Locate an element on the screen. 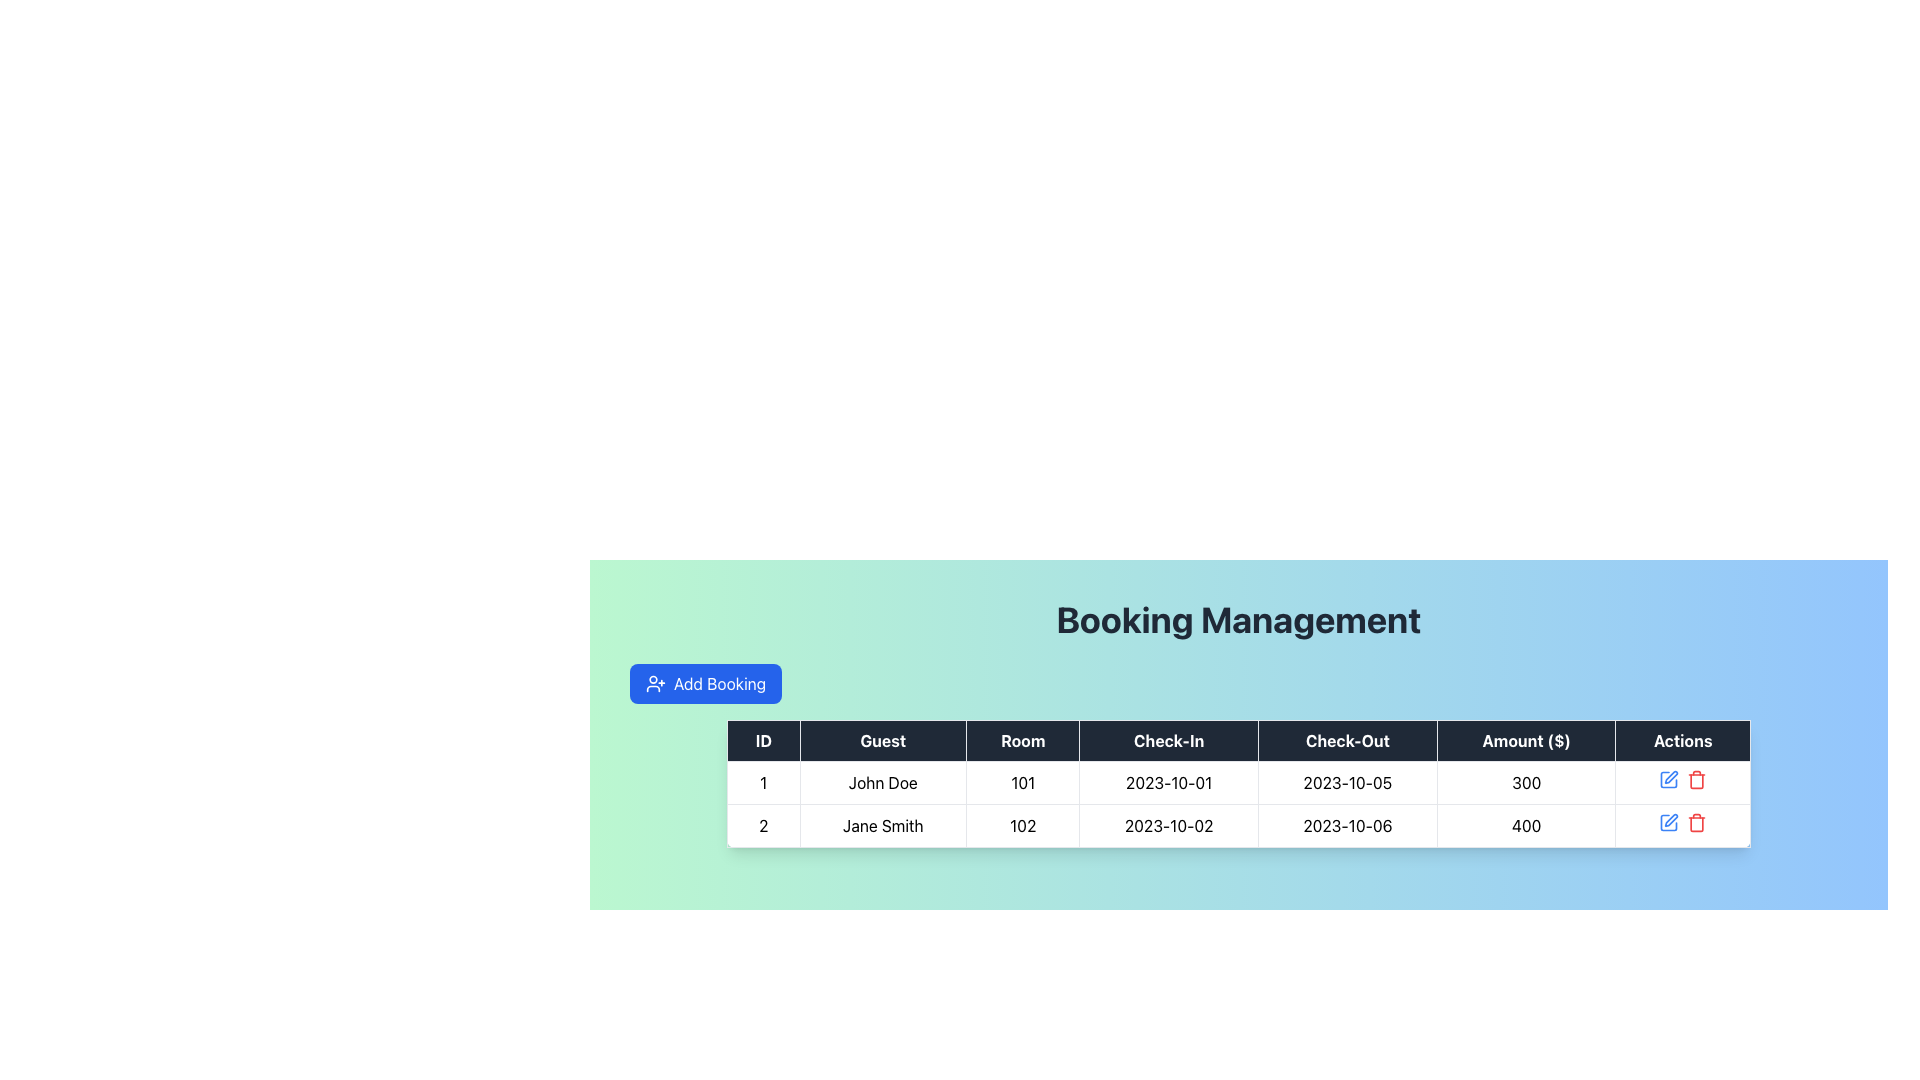 This screenshot has height=1080, width=1920. the table cell containing the text '1', which is the first column of the first row under the 'ID' header, adjacent to the 'Guest' column with 'John Doe' is located at coordinates (762, 782).